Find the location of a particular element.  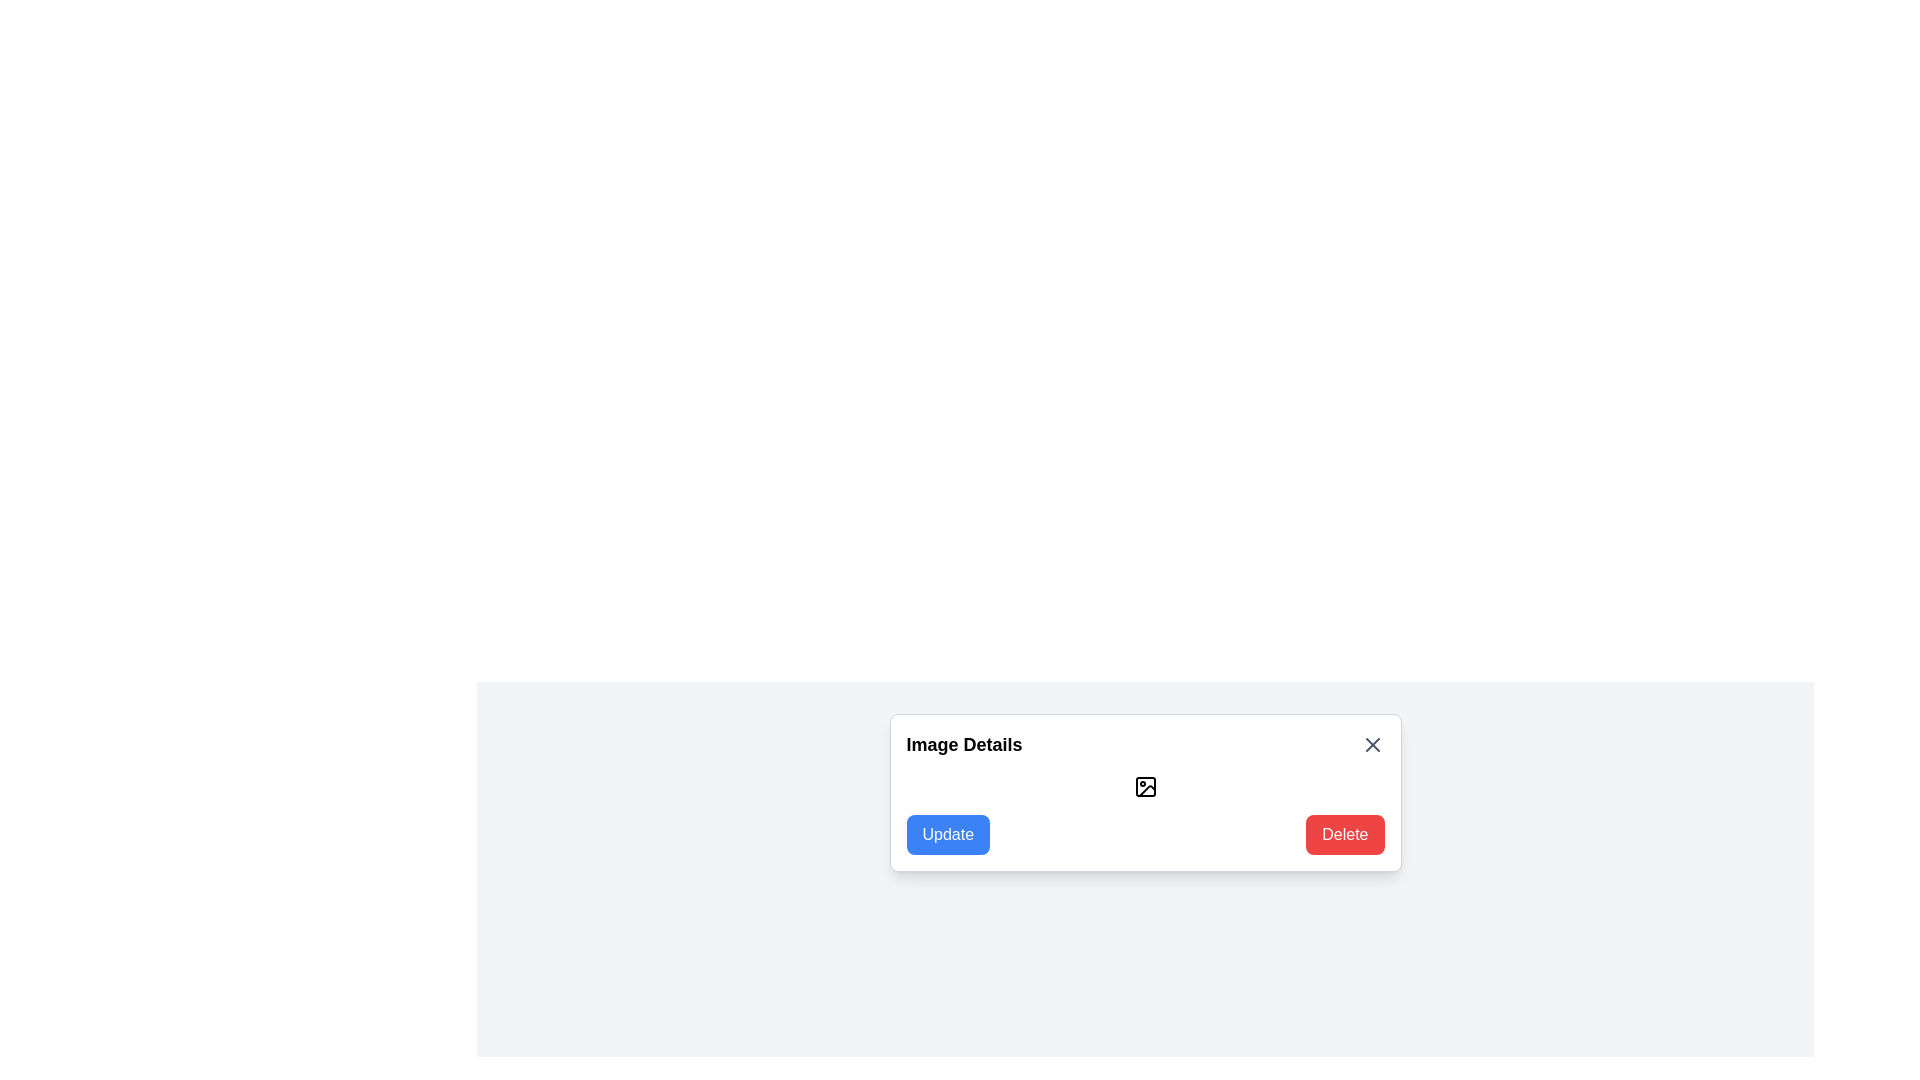

the SVG image icon, which resembles an image glyph and is located in the middle of the dialog box under the 'Image Details' heading is located at coordinates (1145, 785).